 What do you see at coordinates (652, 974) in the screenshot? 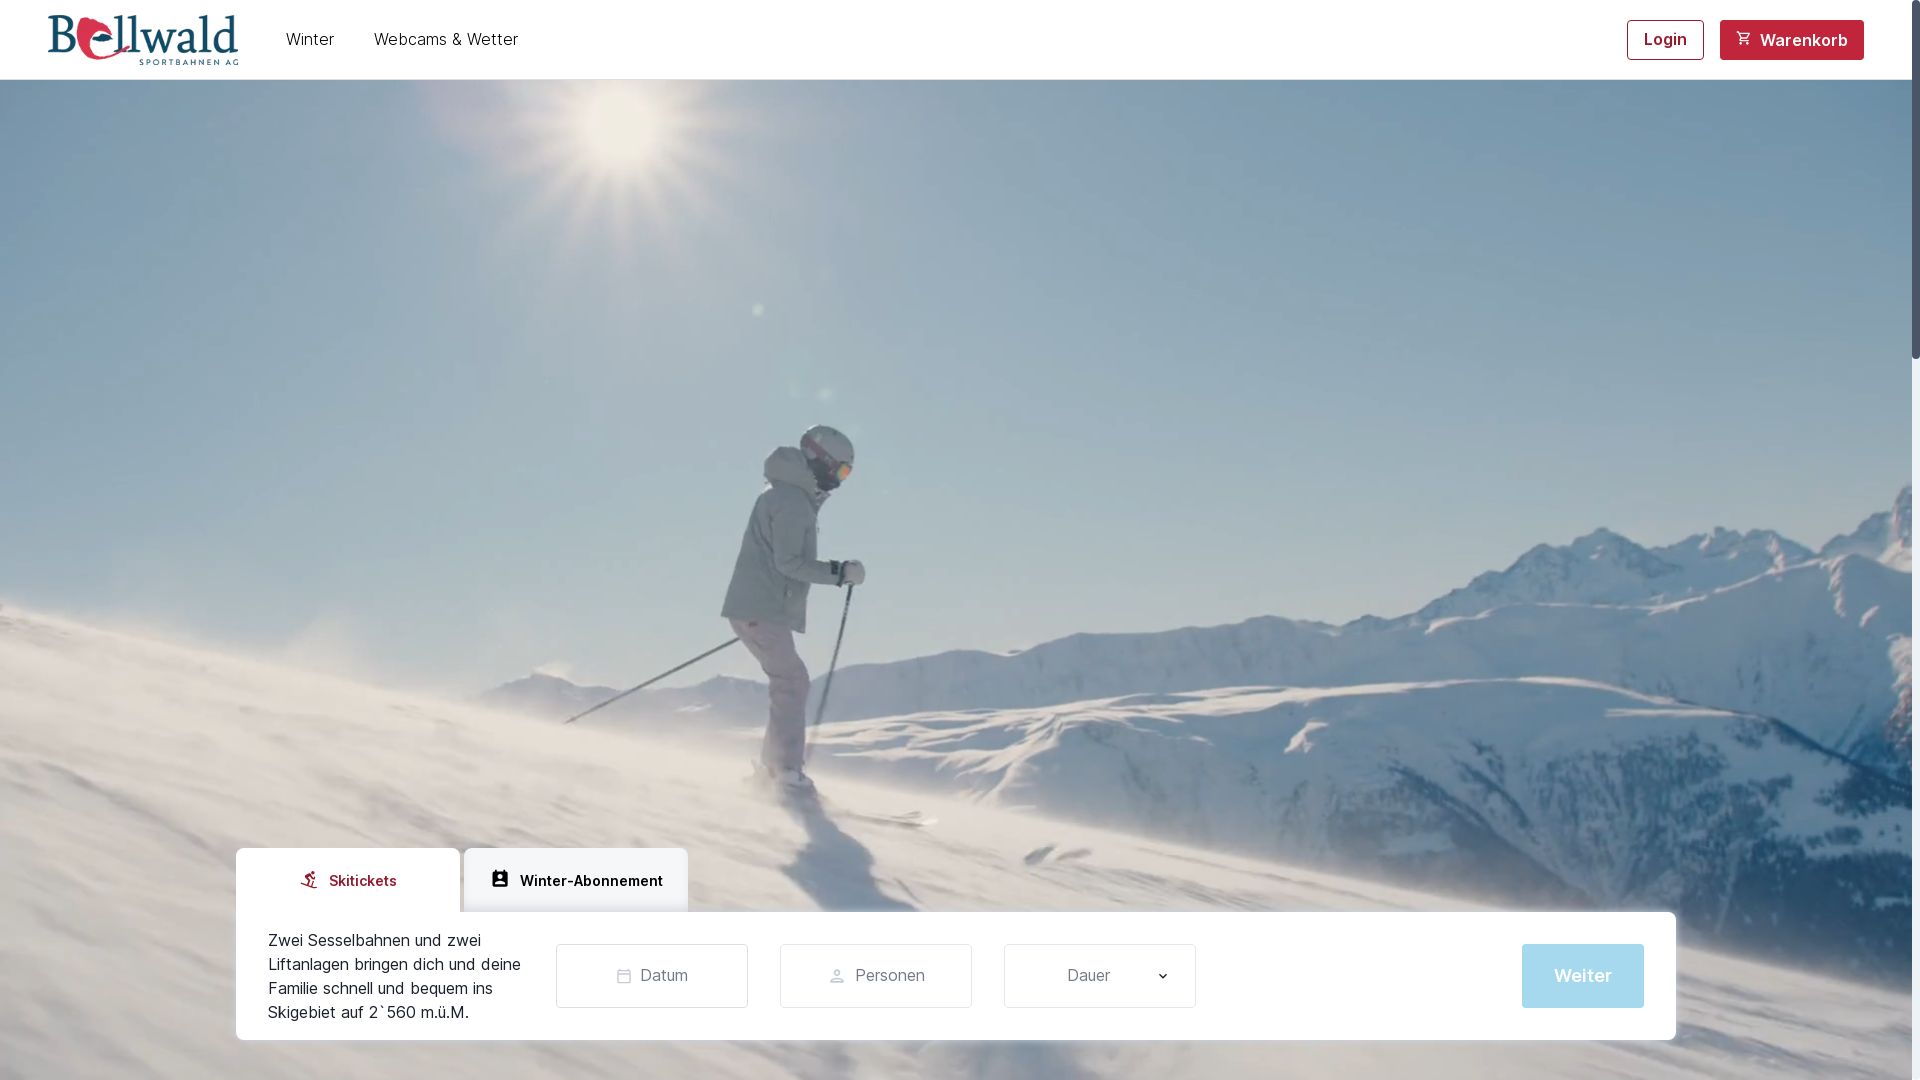
I see `'Datum'` at bounding box center [652, 974].